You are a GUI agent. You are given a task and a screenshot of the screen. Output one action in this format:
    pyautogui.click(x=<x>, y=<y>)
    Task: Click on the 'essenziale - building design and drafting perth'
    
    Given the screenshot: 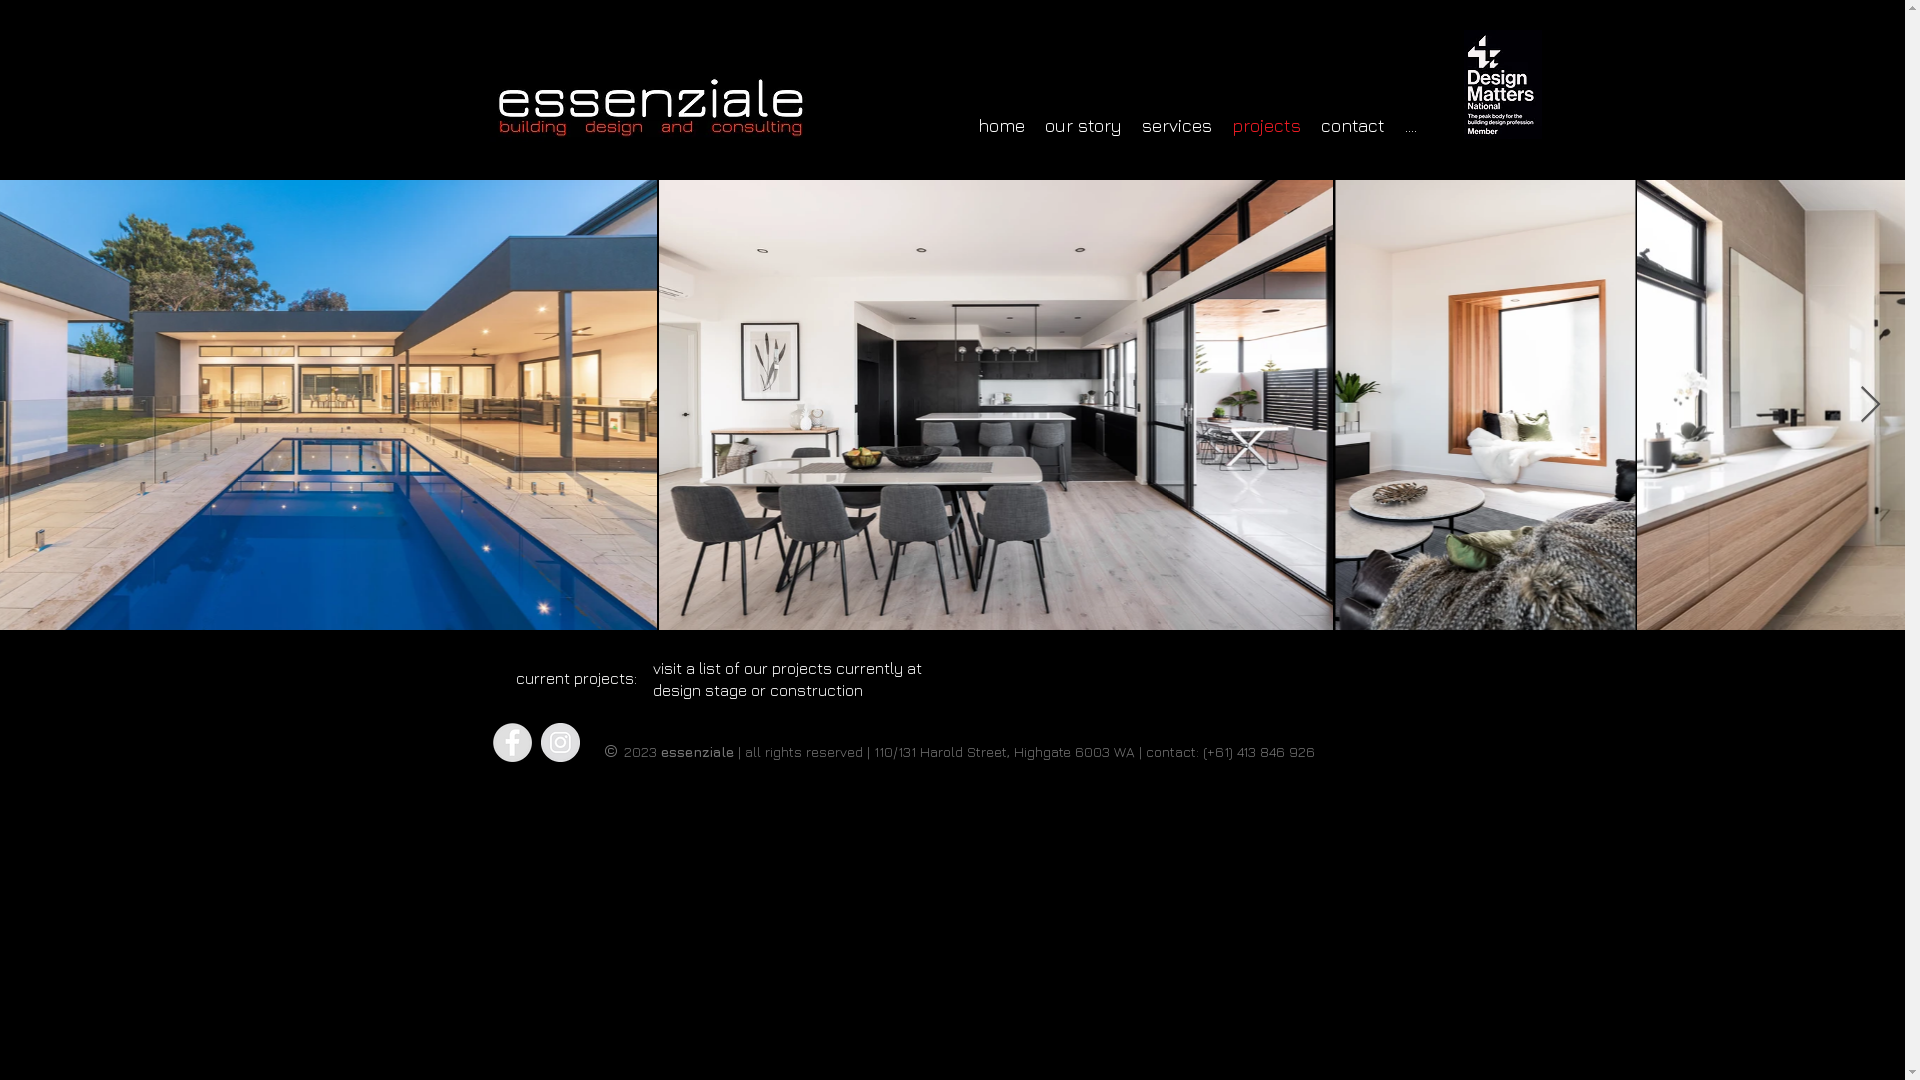 What is the action you would take?
    pyautogui.click(x=1502, y=83)
    